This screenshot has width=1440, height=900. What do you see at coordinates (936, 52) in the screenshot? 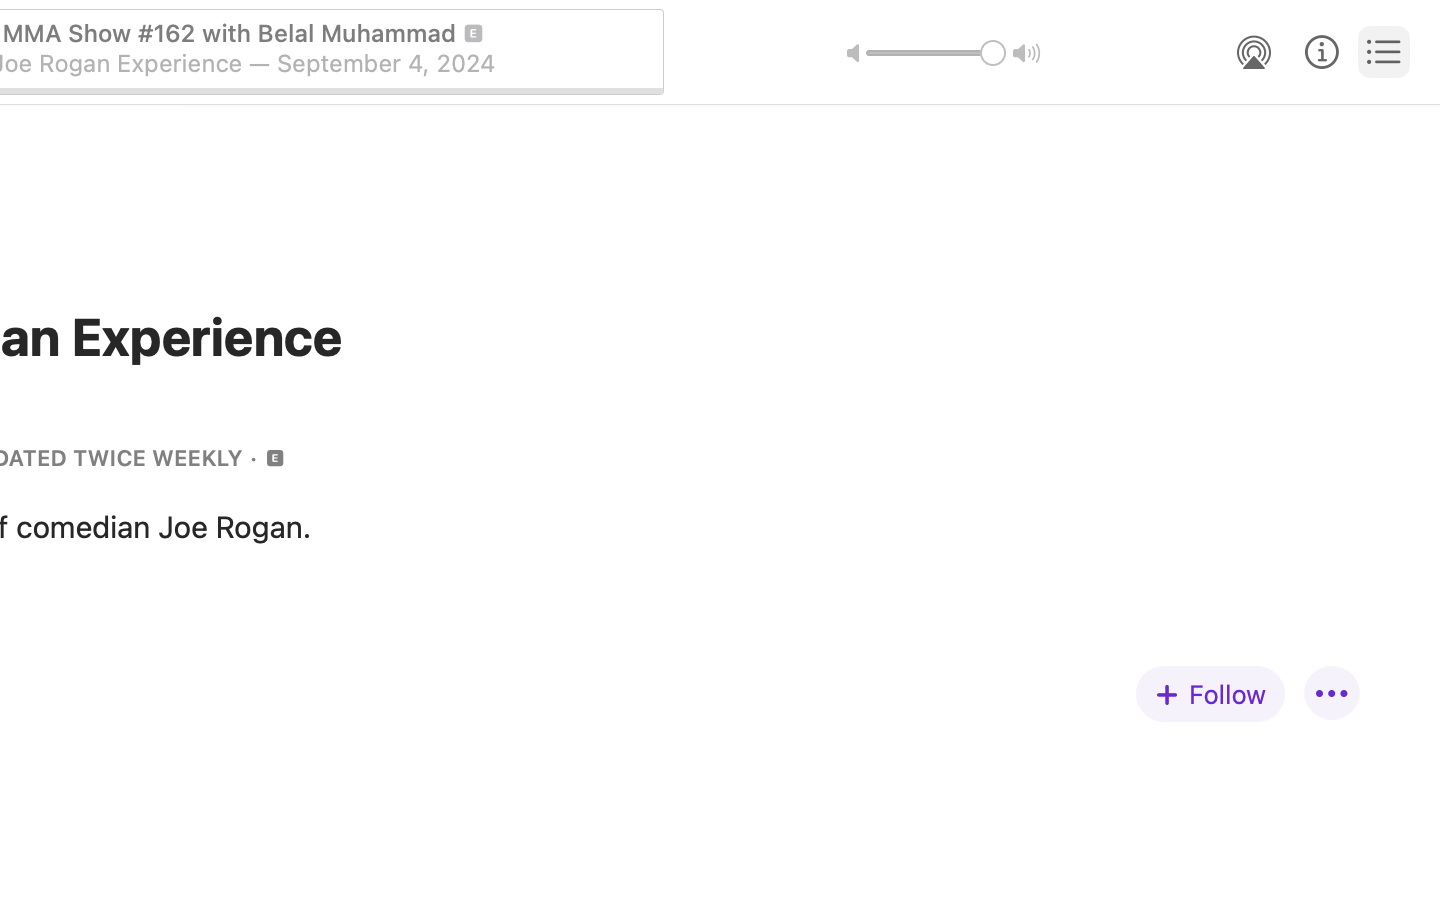
I see `'1.0'` at bounding box center [936, 52].